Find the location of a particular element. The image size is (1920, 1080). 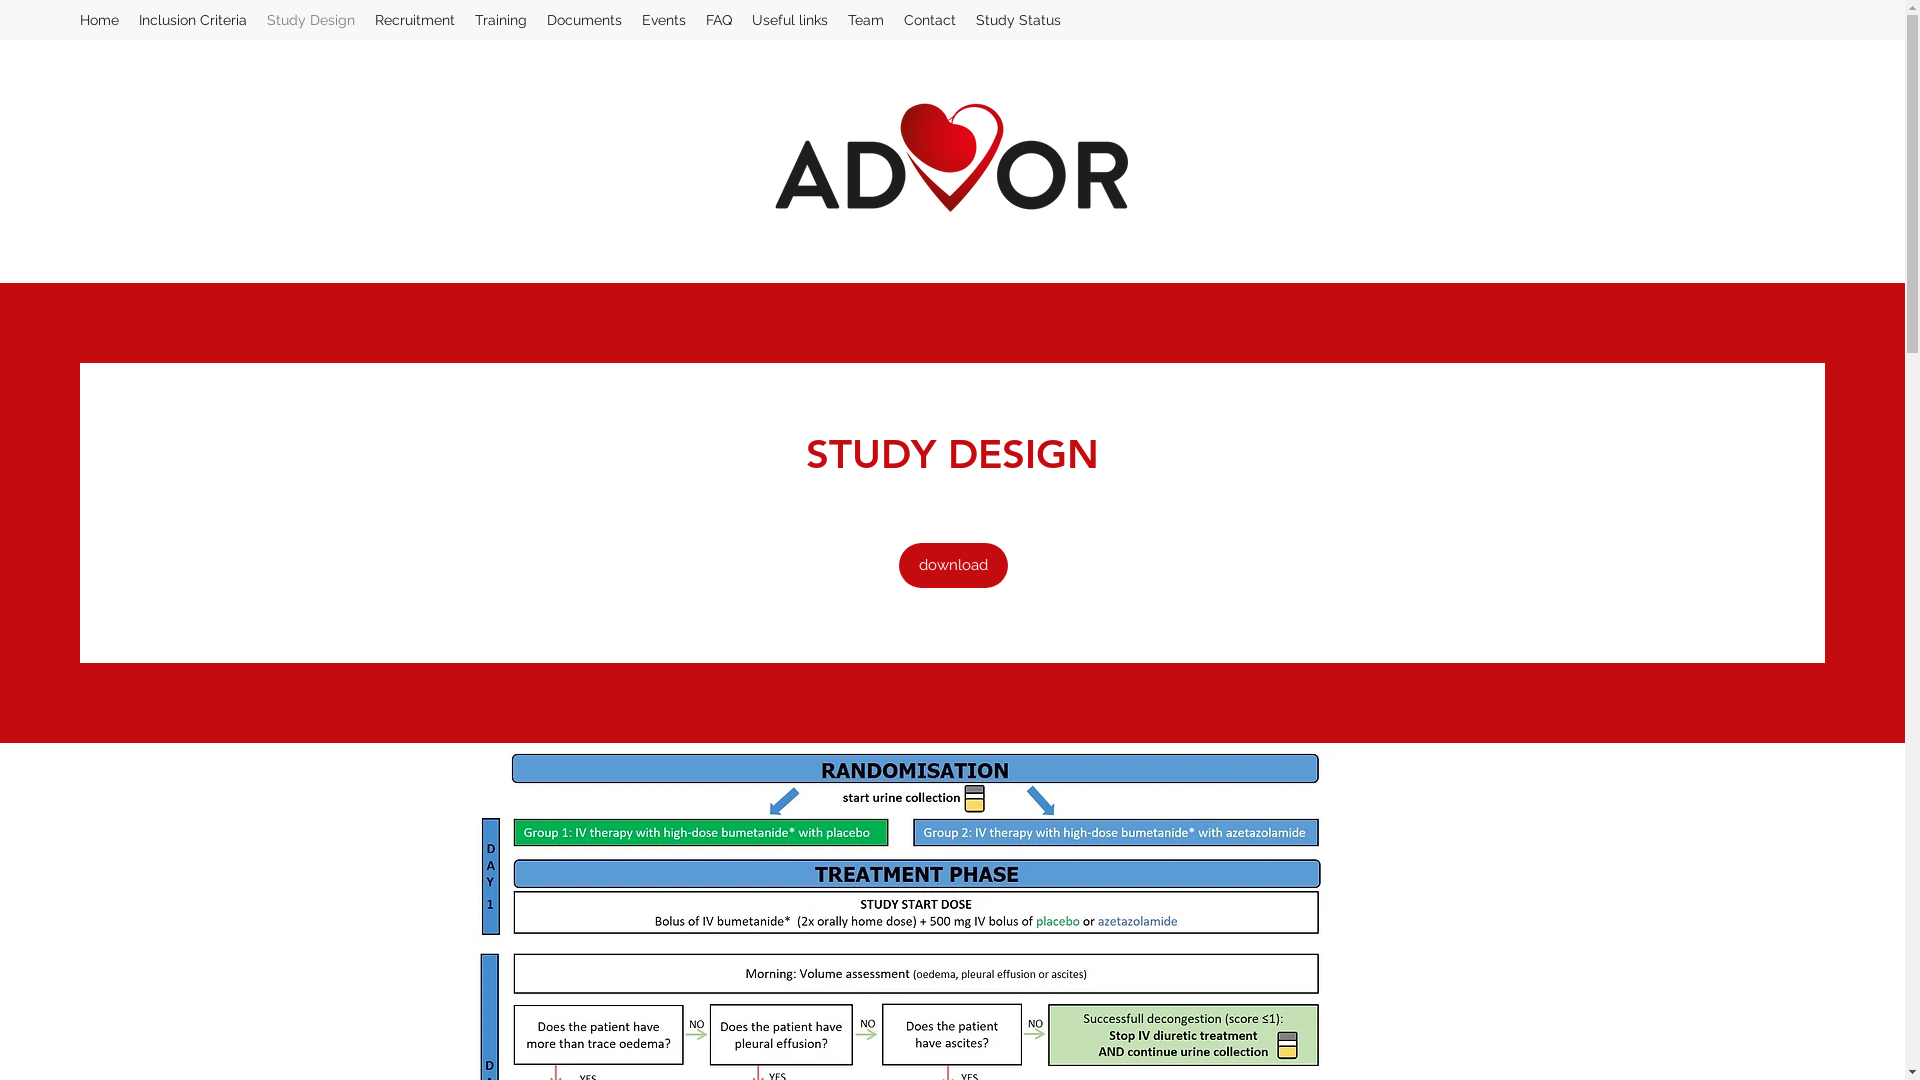

'Study Design' is located at coordinates (310, 19).